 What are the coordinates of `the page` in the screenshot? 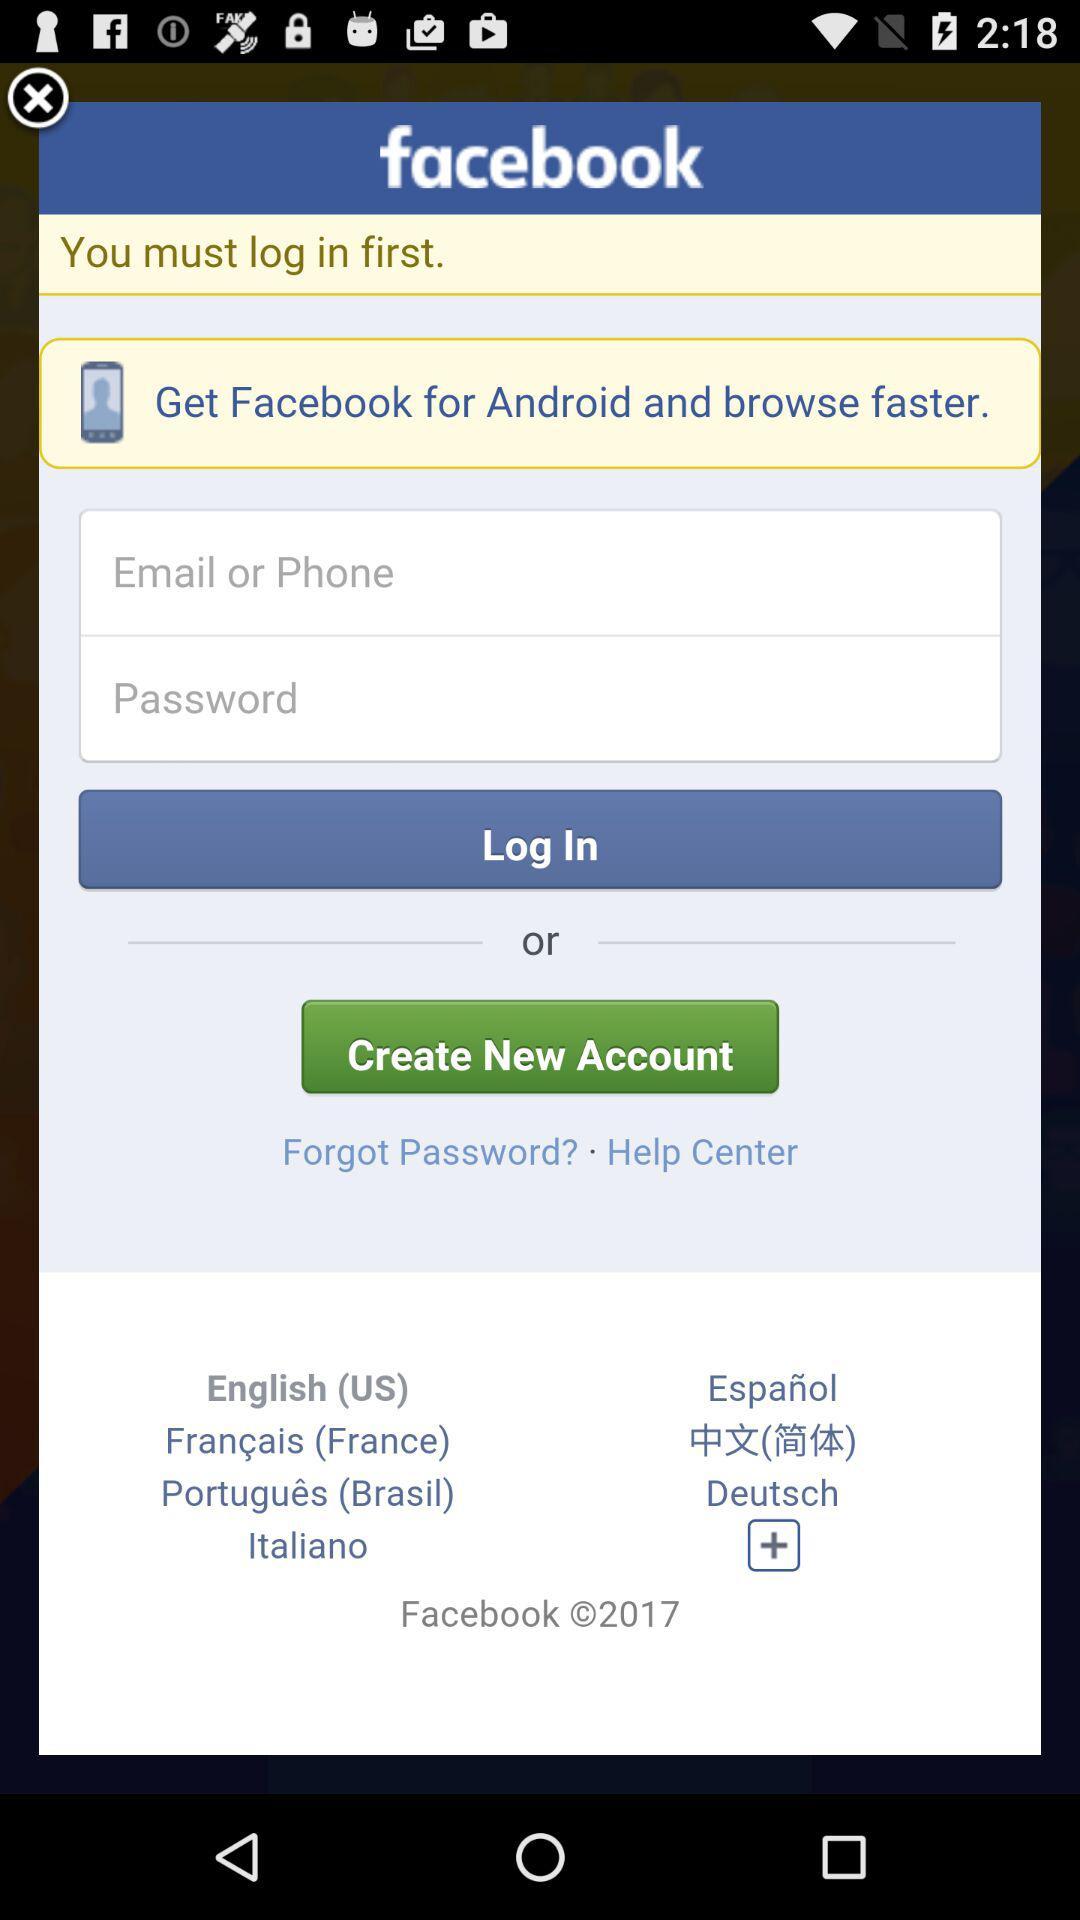 It's located at (38, 100).